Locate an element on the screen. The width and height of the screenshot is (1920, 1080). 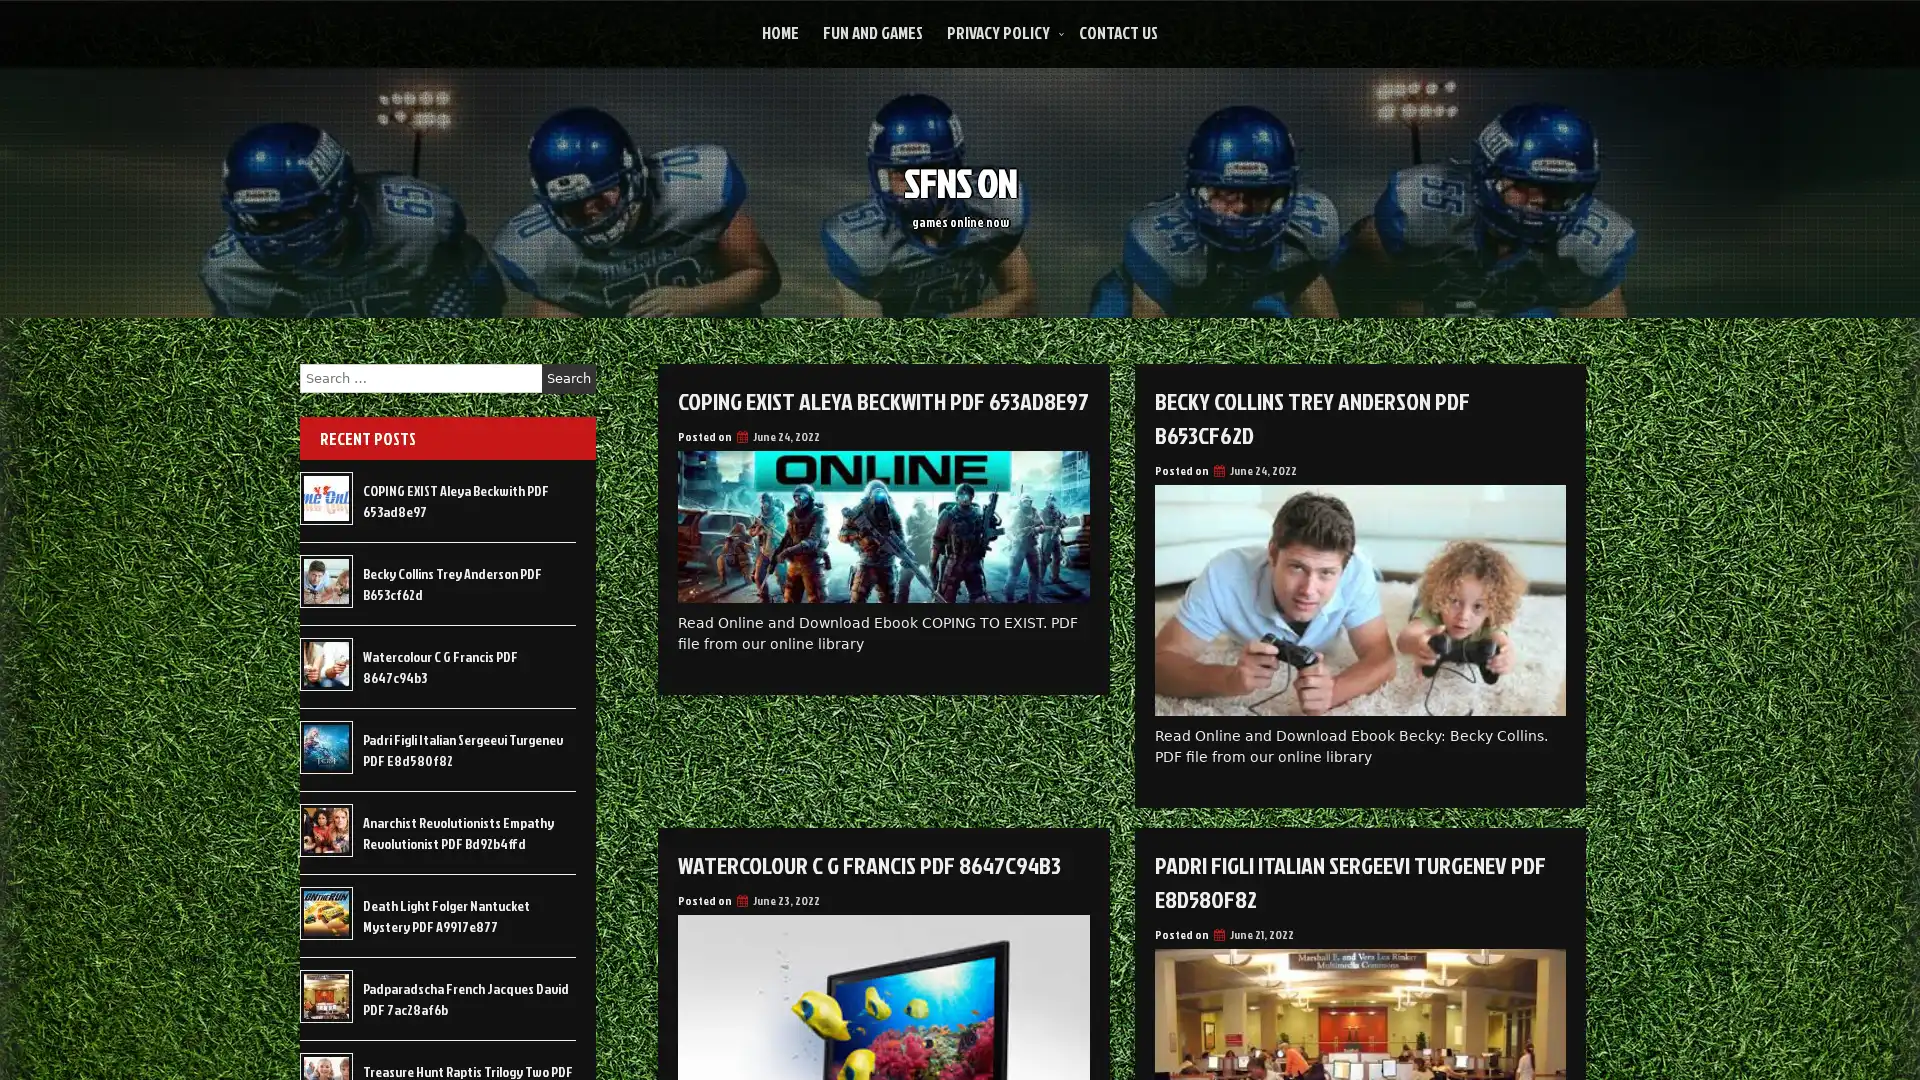
Search is located at coordinates (568, 378).